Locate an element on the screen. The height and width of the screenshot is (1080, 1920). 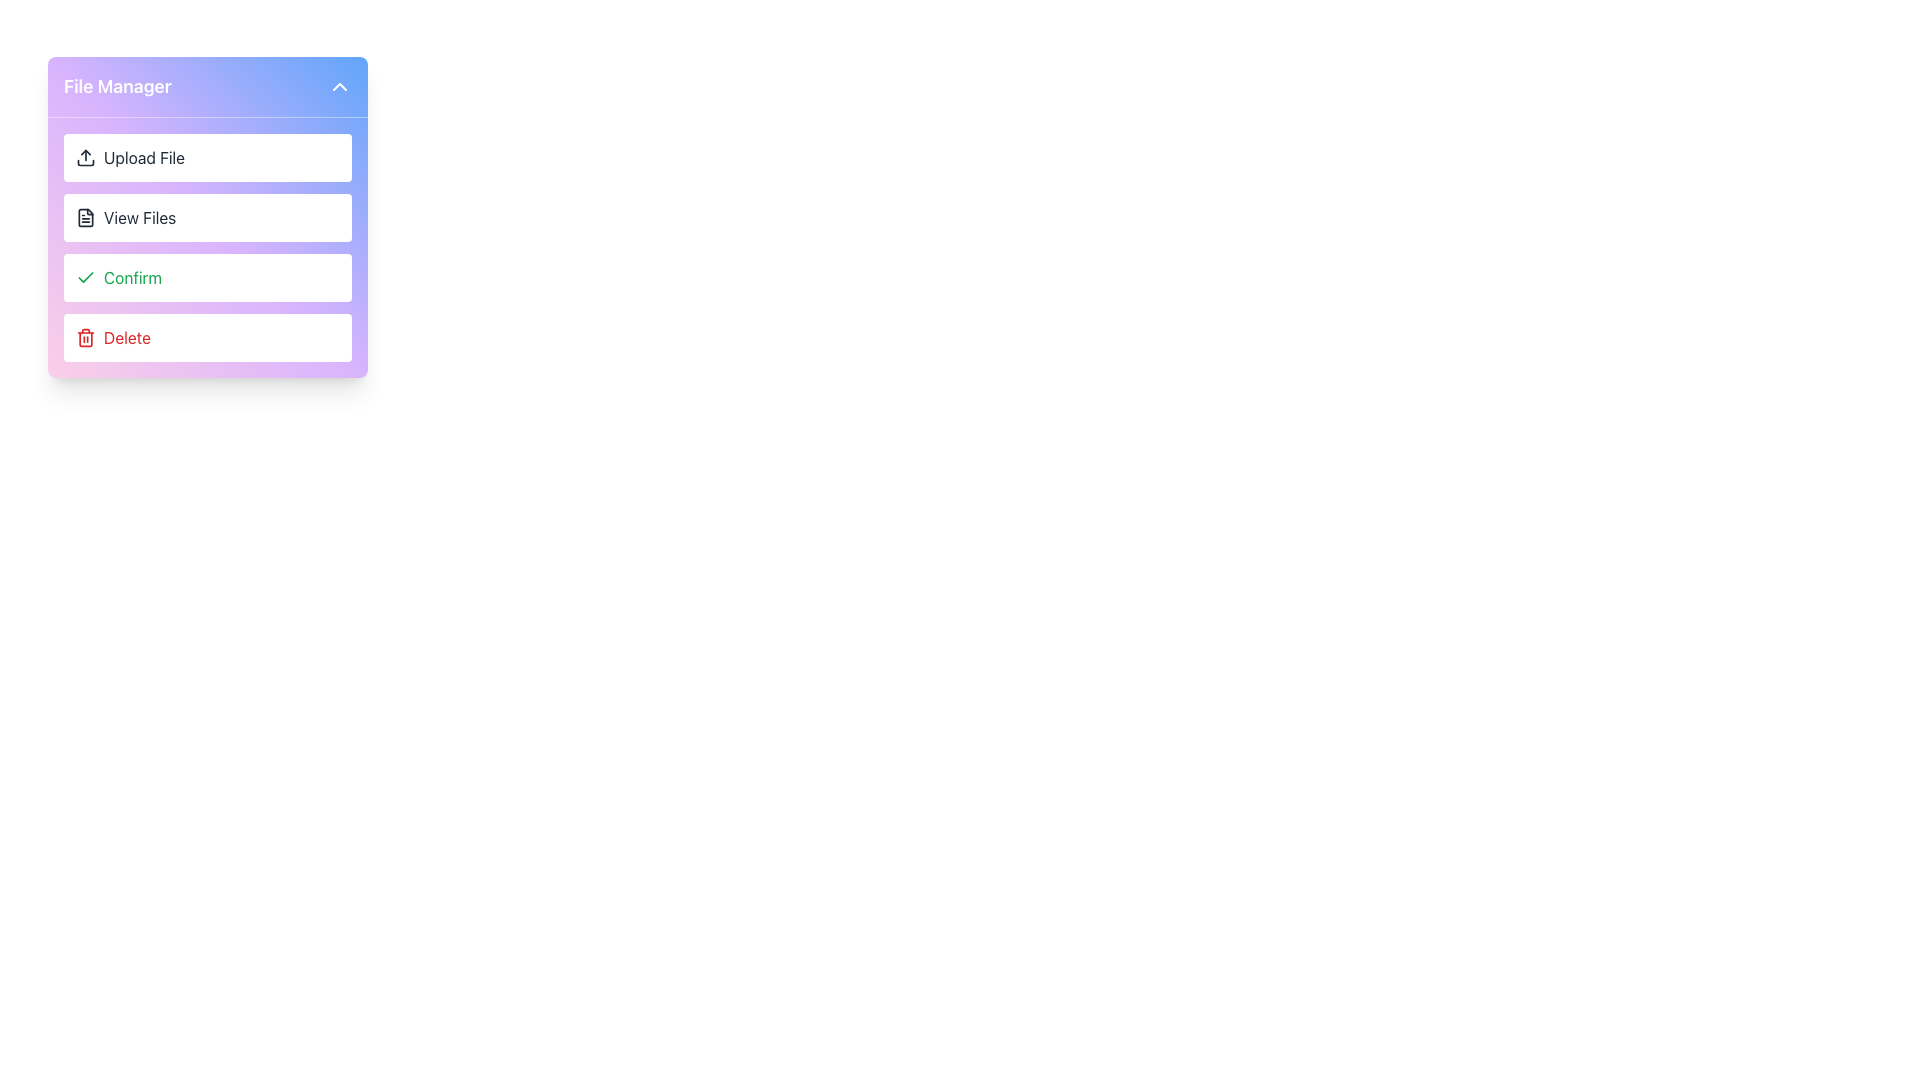
the Header or Label Text located at the top left of the UI section, which serves as a title for the content below is located at coordinates (116, 86).